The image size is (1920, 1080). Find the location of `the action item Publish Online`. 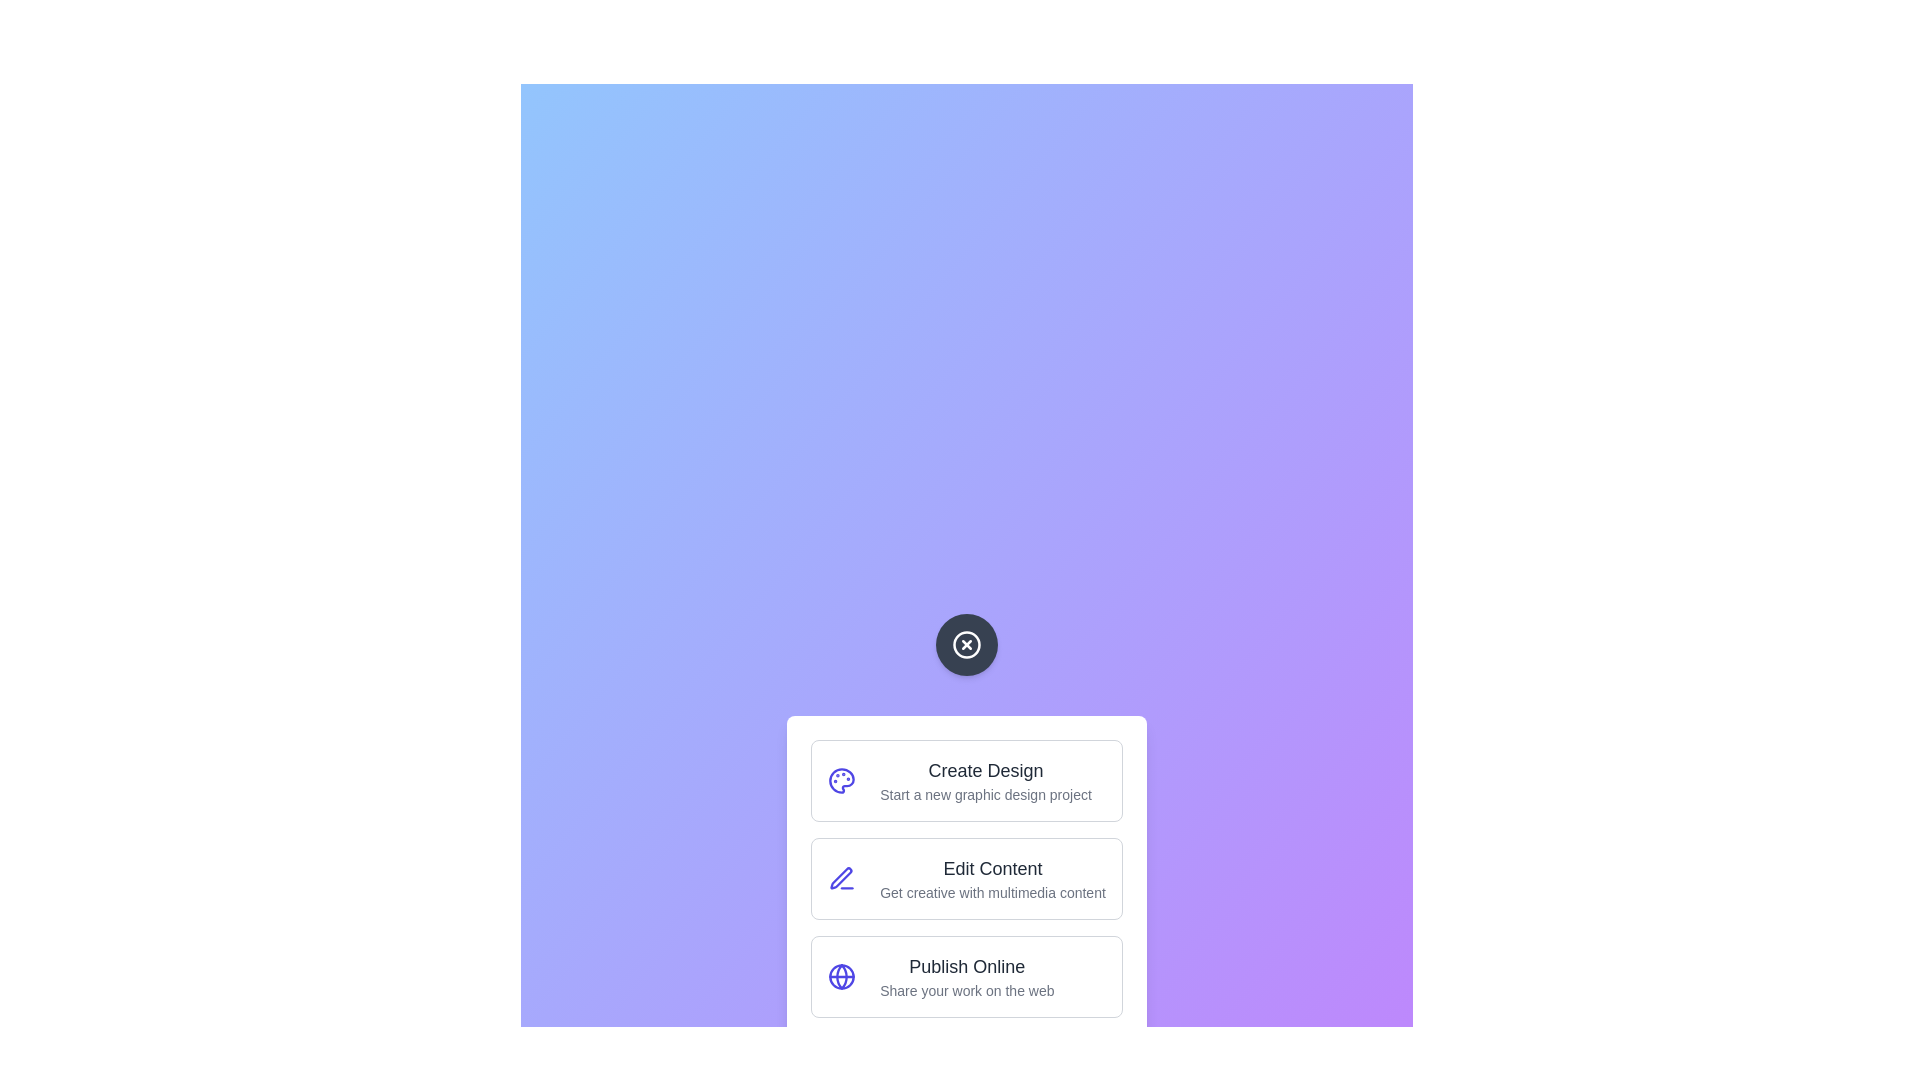

the action item Publish Online is located at coordinates (966, 975).